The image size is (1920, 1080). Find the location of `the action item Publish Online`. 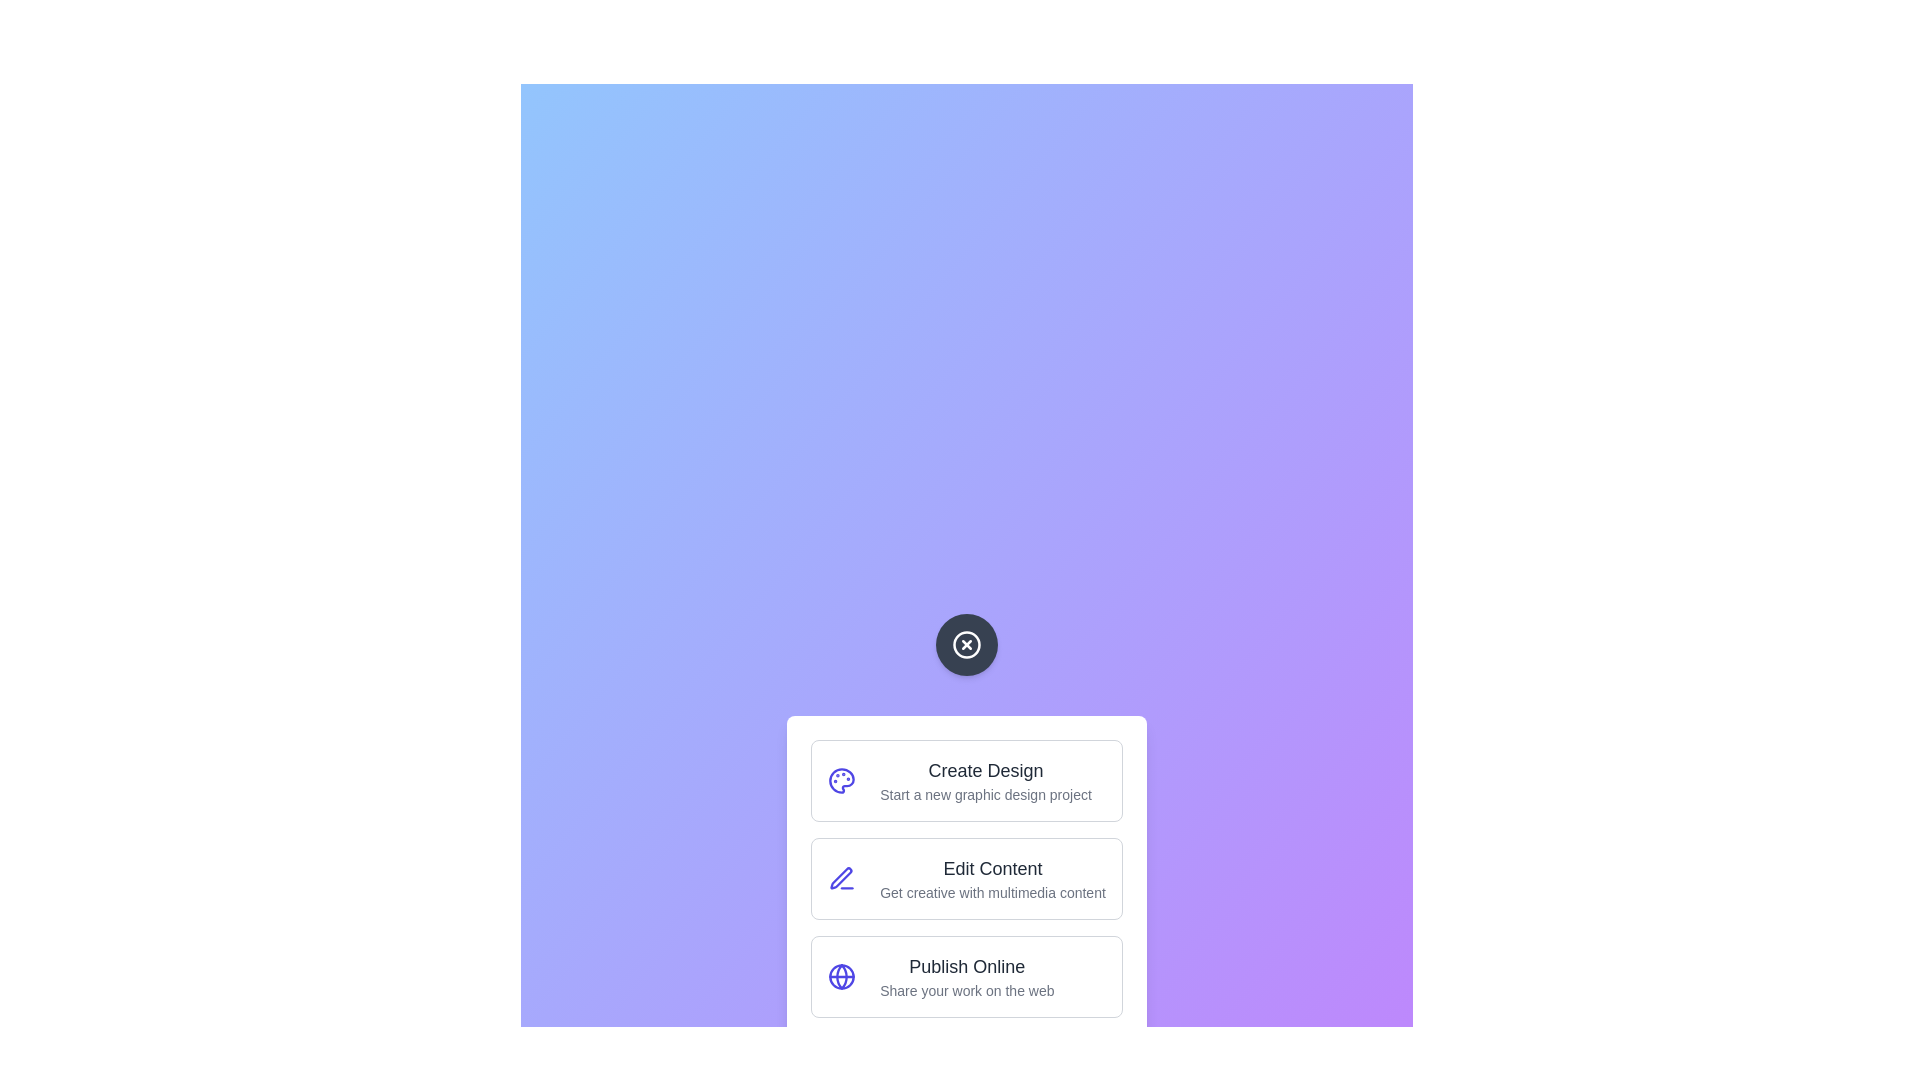

the action item Publish Online is located at coordinates (966, 975).